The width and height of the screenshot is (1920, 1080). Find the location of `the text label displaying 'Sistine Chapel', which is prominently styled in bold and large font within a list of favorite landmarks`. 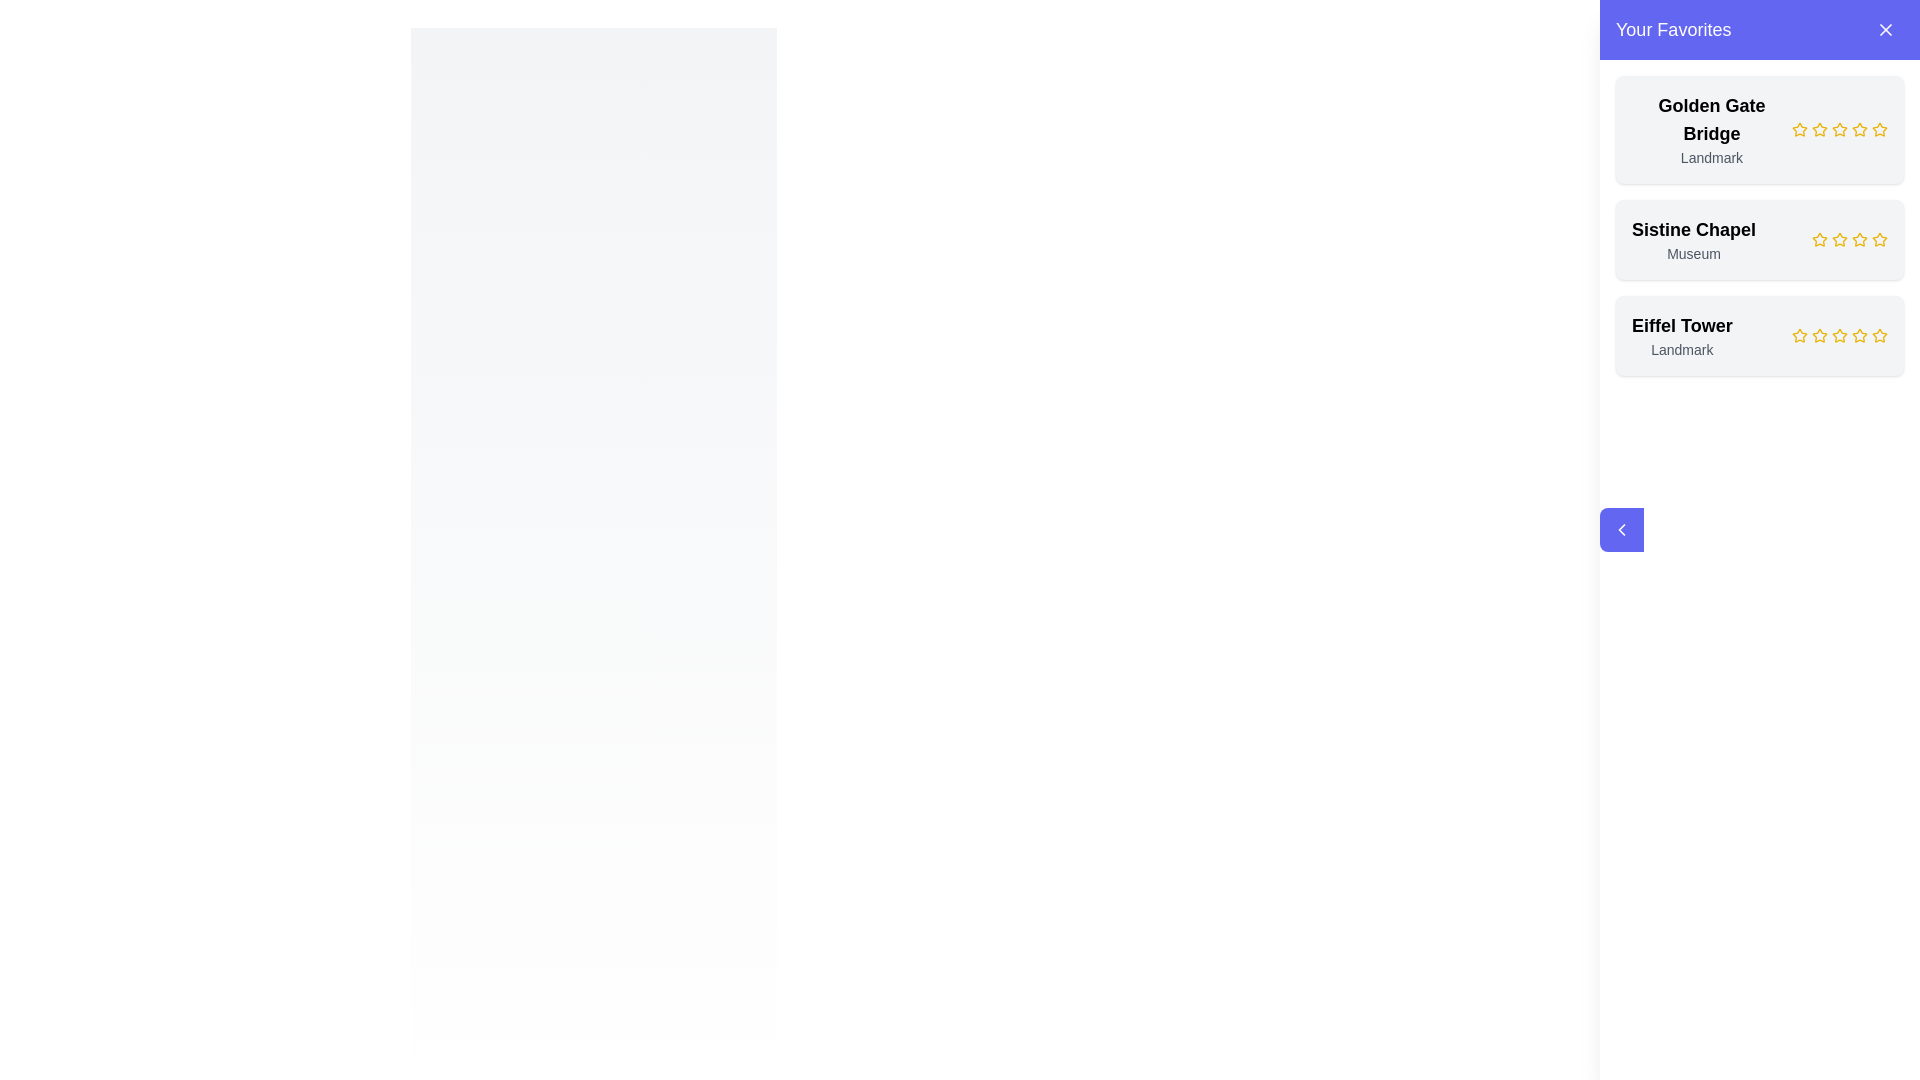

the text label displaying 'Sistine Chapel', which is prominently styled in bold and large font within a list of favorite landmarks is located at coordinates (1693, 229).